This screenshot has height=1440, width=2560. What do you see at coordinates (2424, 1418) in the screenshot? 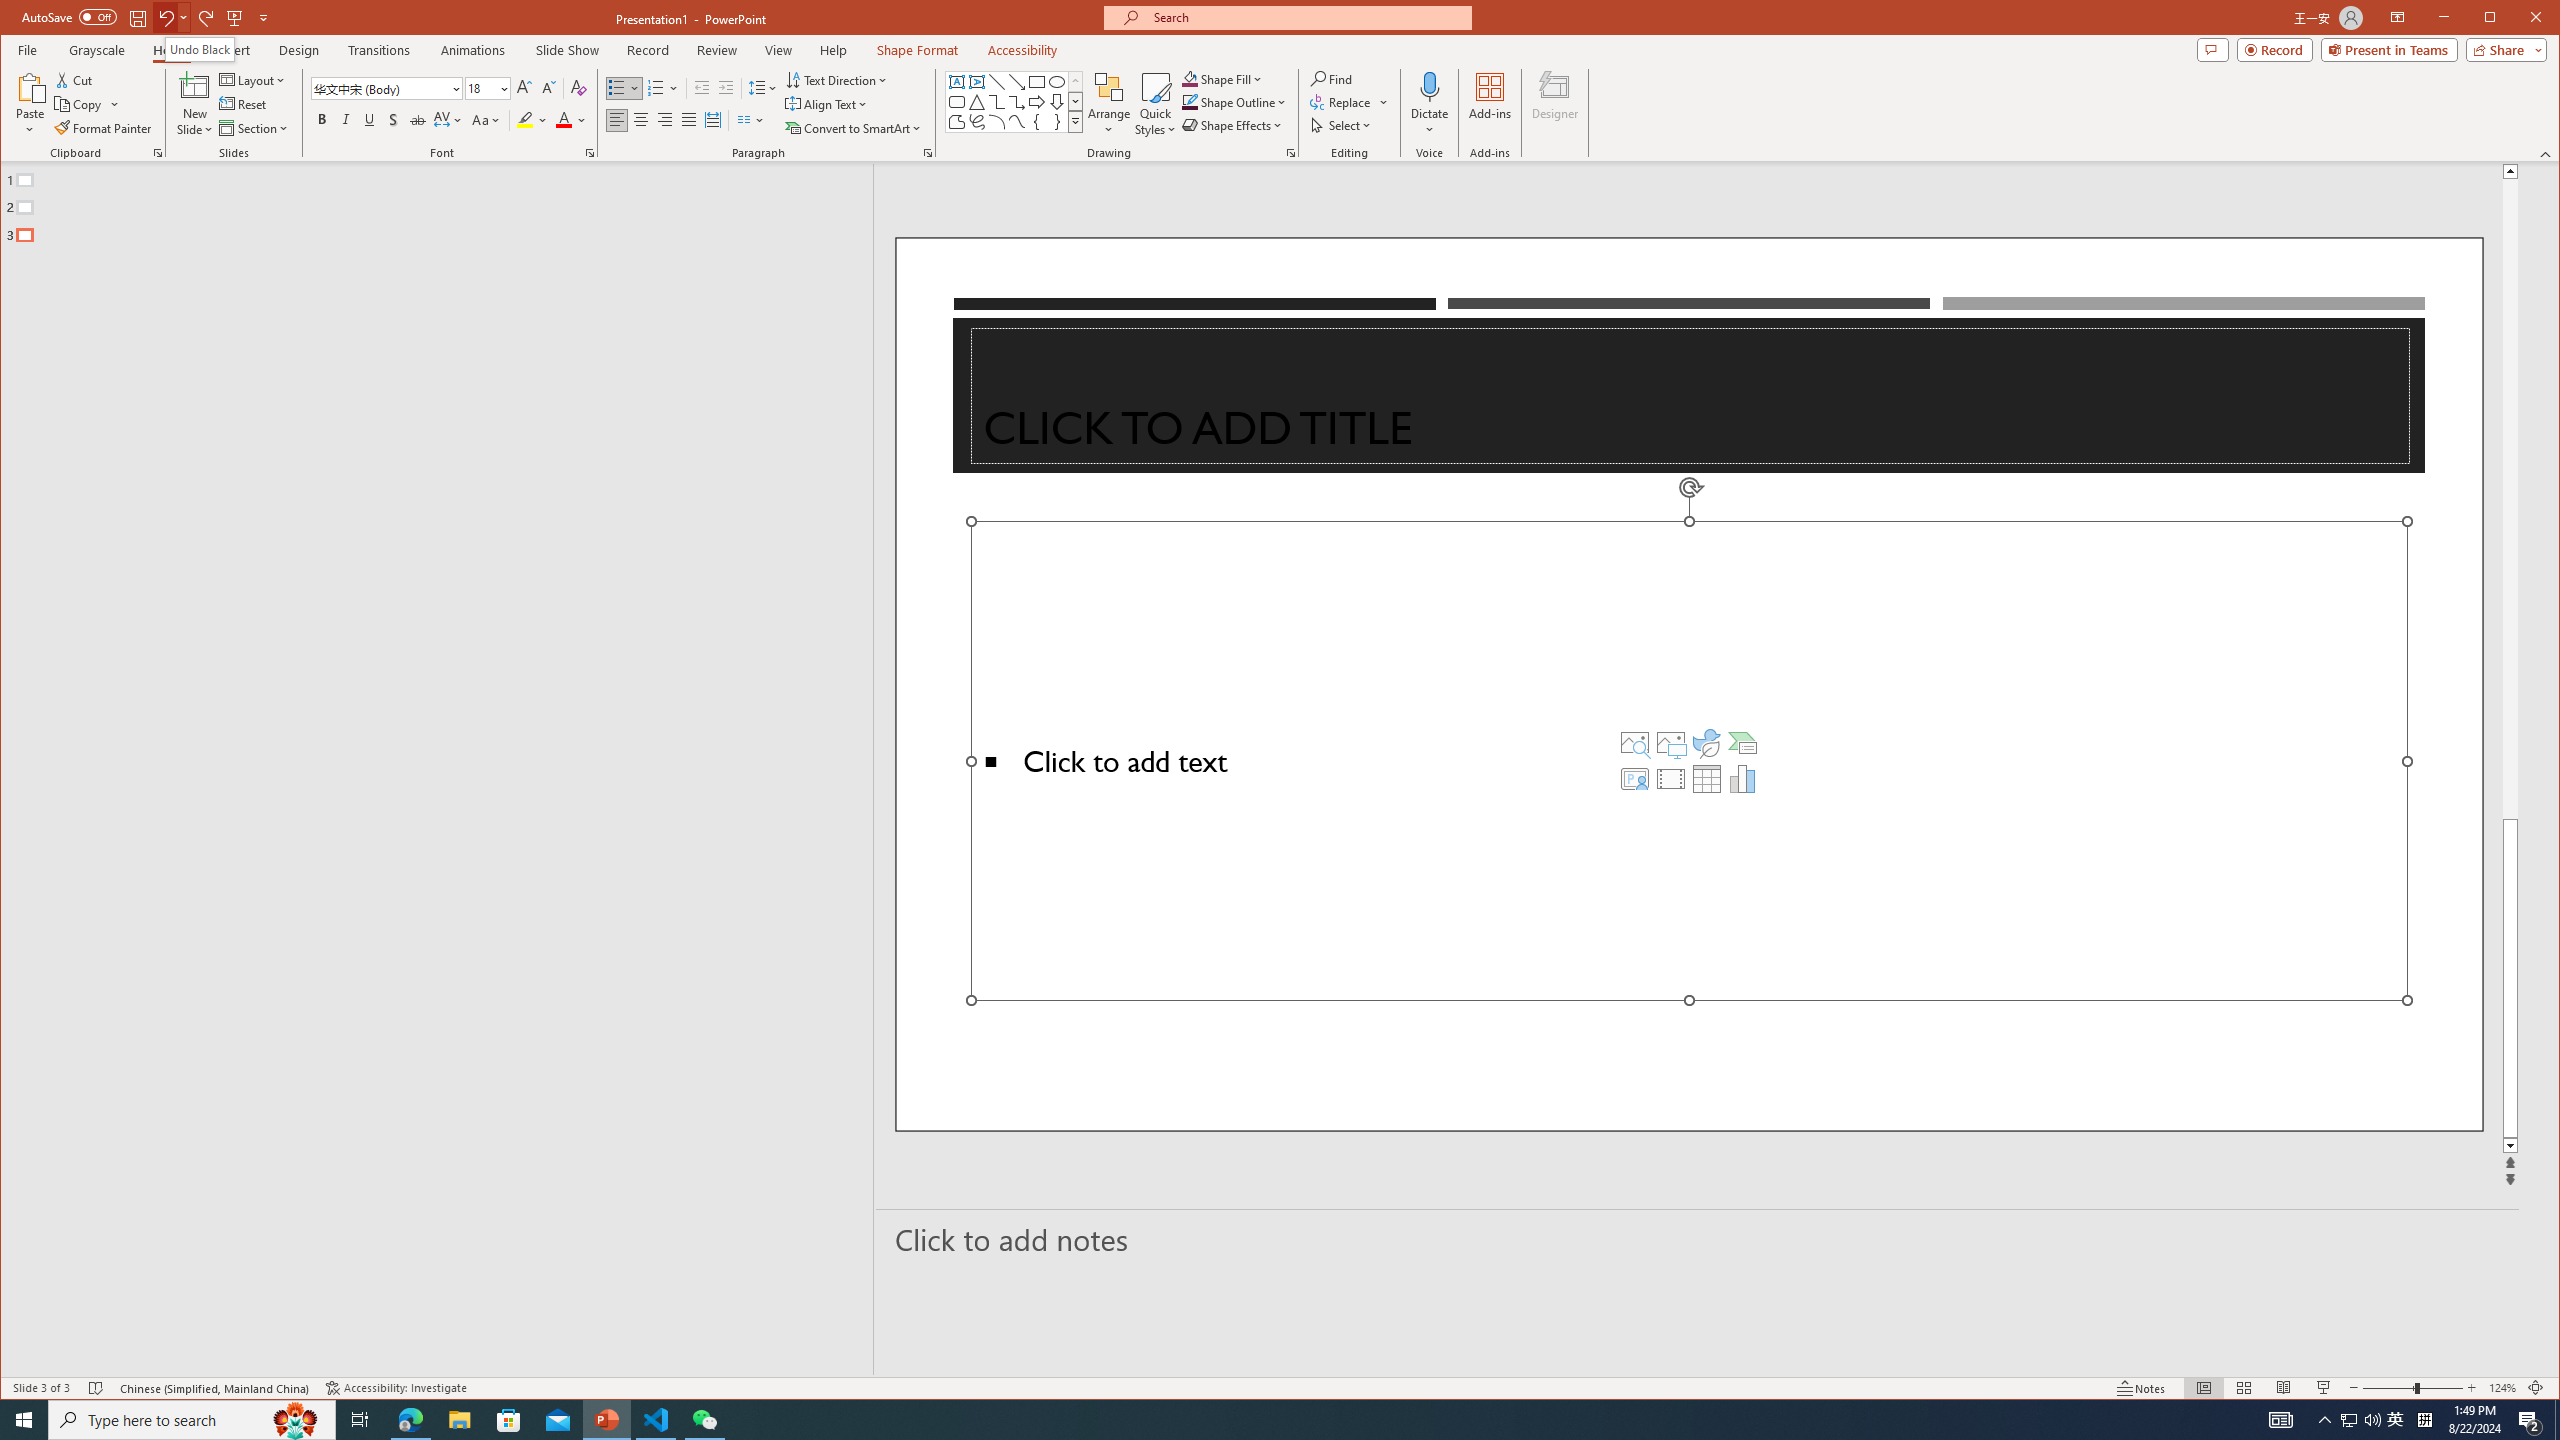
I see `'Tray Input Indicator - Chinese (Simplified, China)'` at bounding box center [2424, 1418].